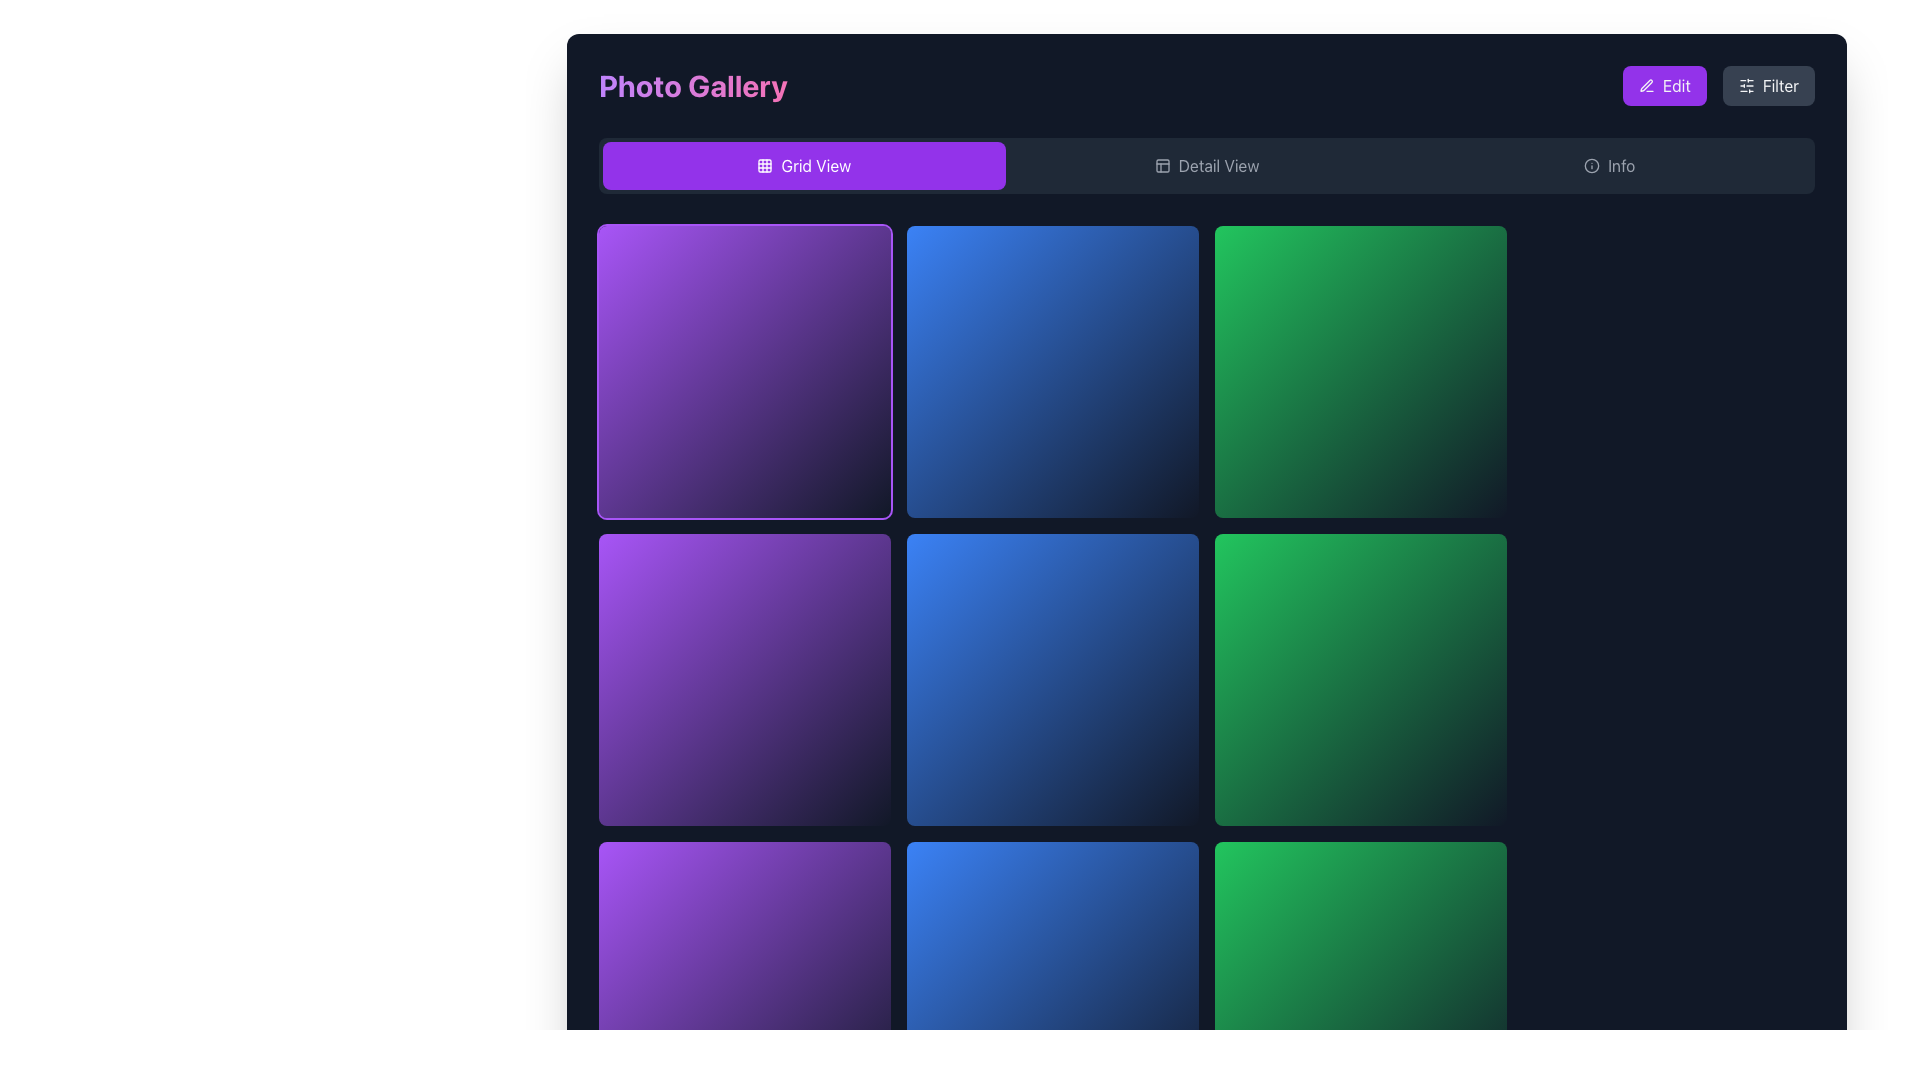  I want to click on the text label displaying 'Photo Gallery' which is located at the top-left corner of the interface, featuring a bold, large font with a purple to pink gradient, so click(693, 84).